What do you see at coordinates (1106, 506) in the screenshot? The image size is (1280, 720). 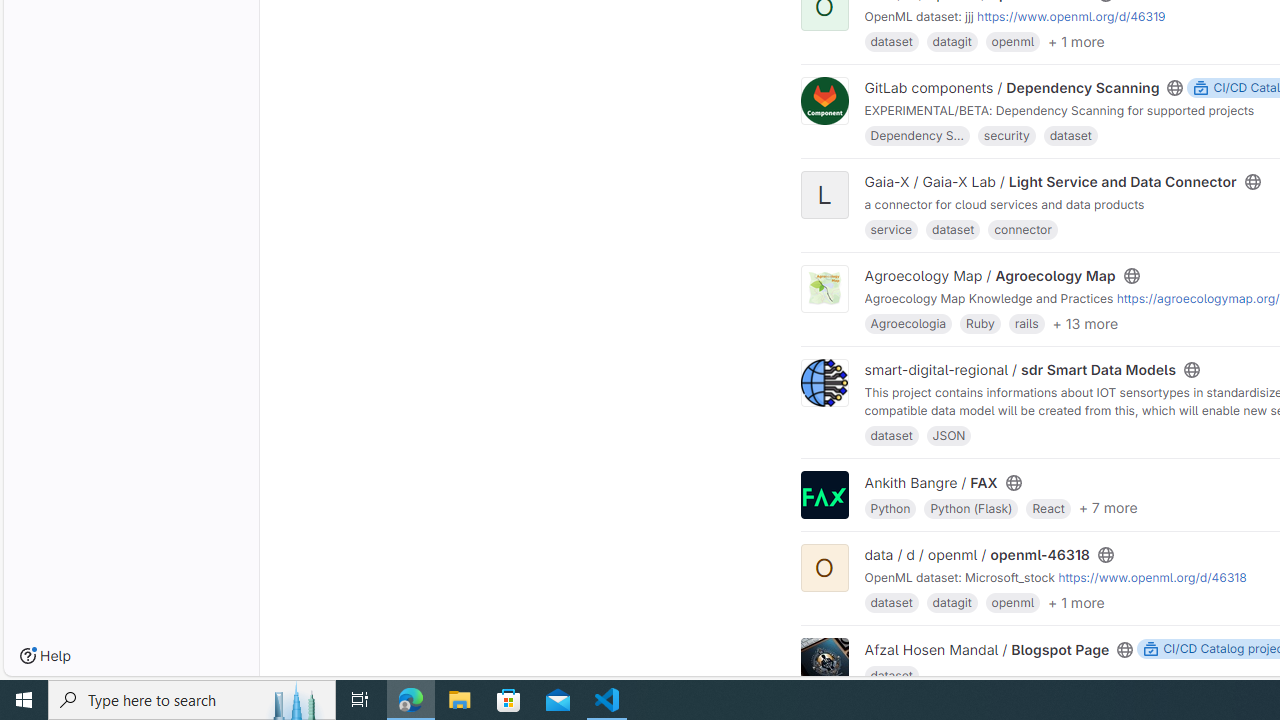 I see `'+ 7 more'` at bounding box center [1106, 506].